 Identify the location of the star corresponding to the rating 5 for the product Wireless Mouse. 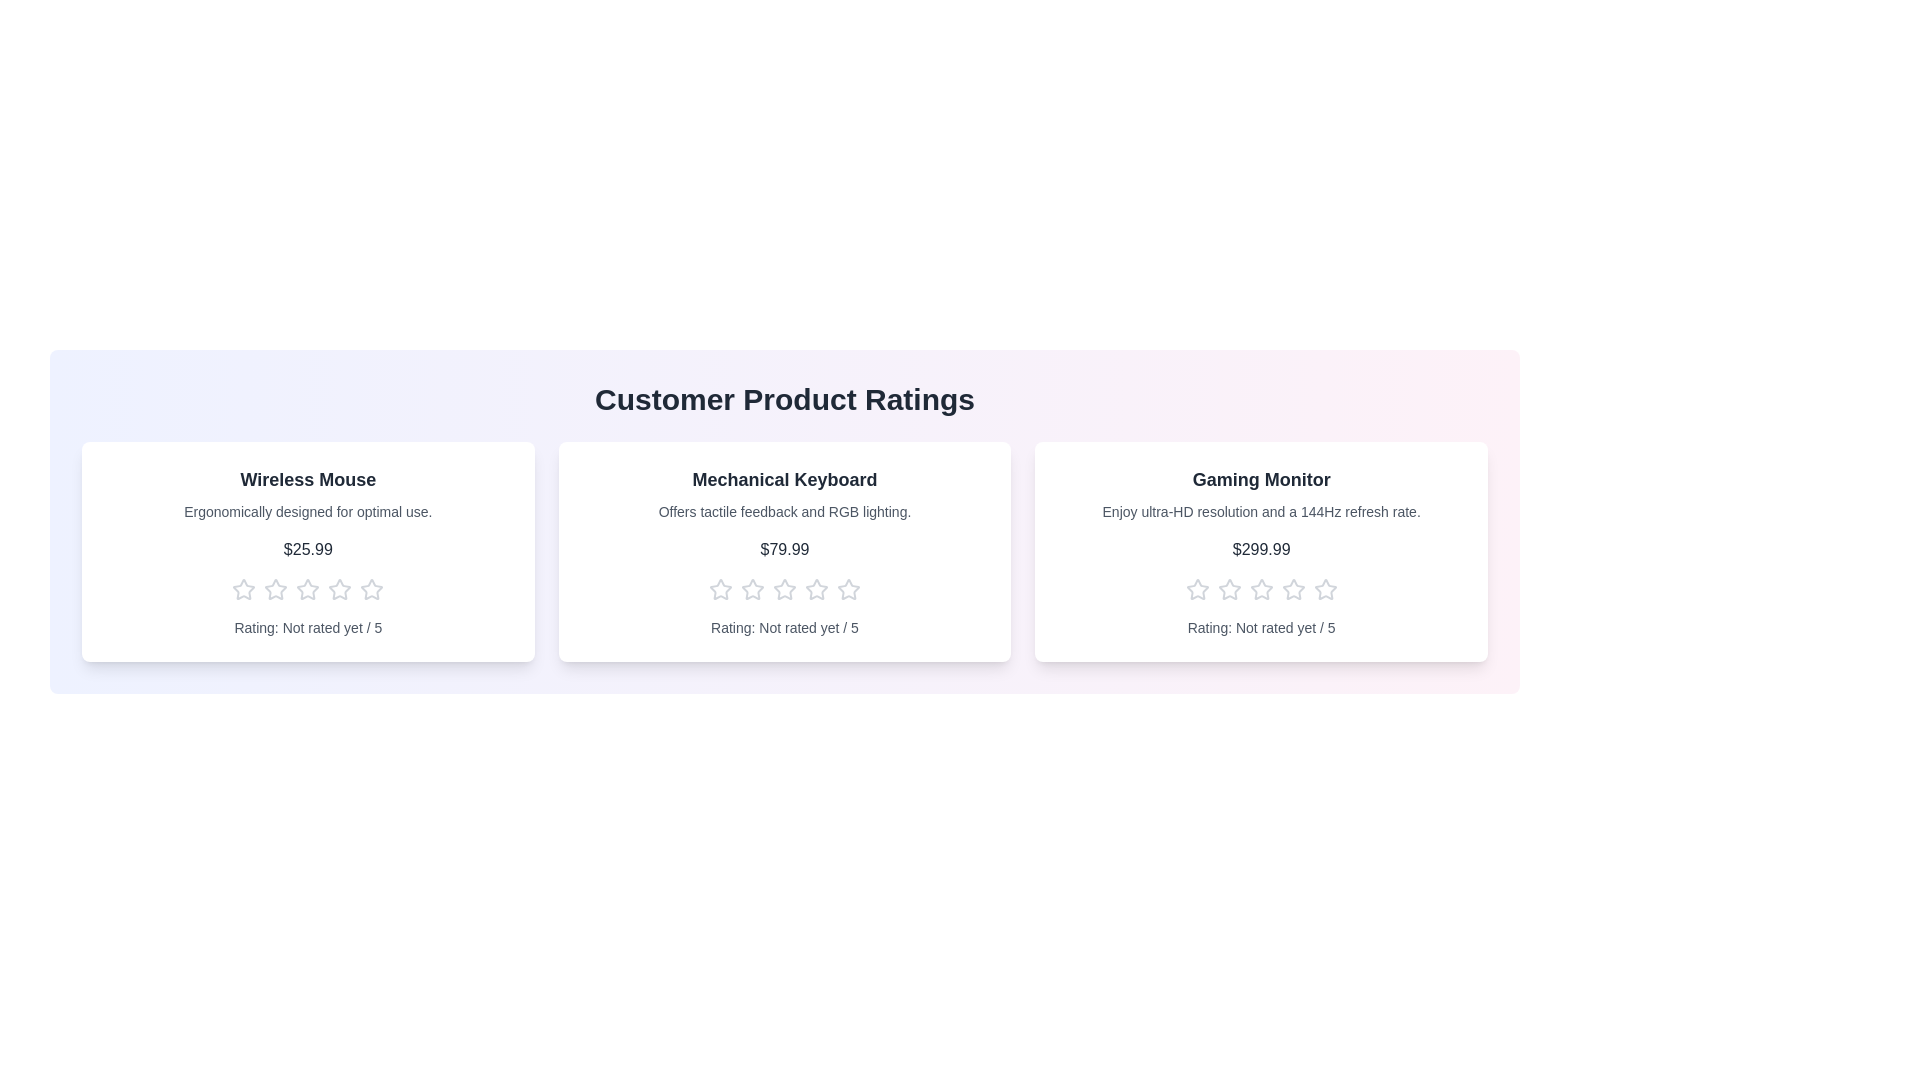
(372, 589).